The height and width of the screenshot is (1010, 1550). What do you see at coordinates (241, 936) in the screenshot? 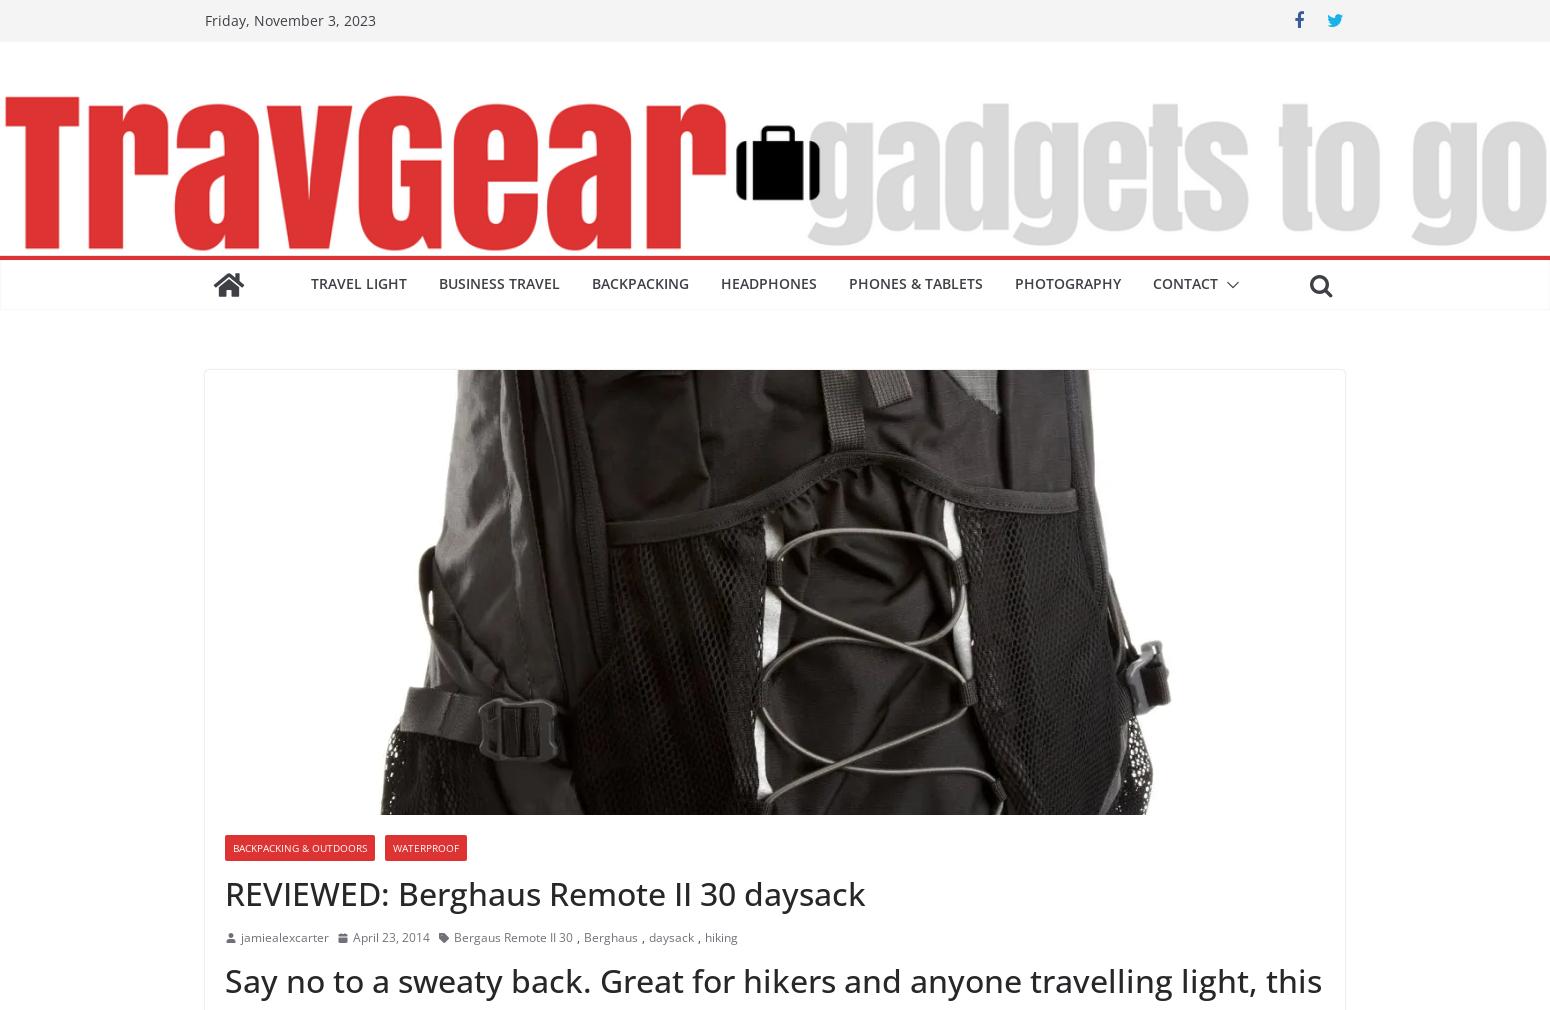
I see `'jamiealexcarter'` at bounding box center [241, 936].